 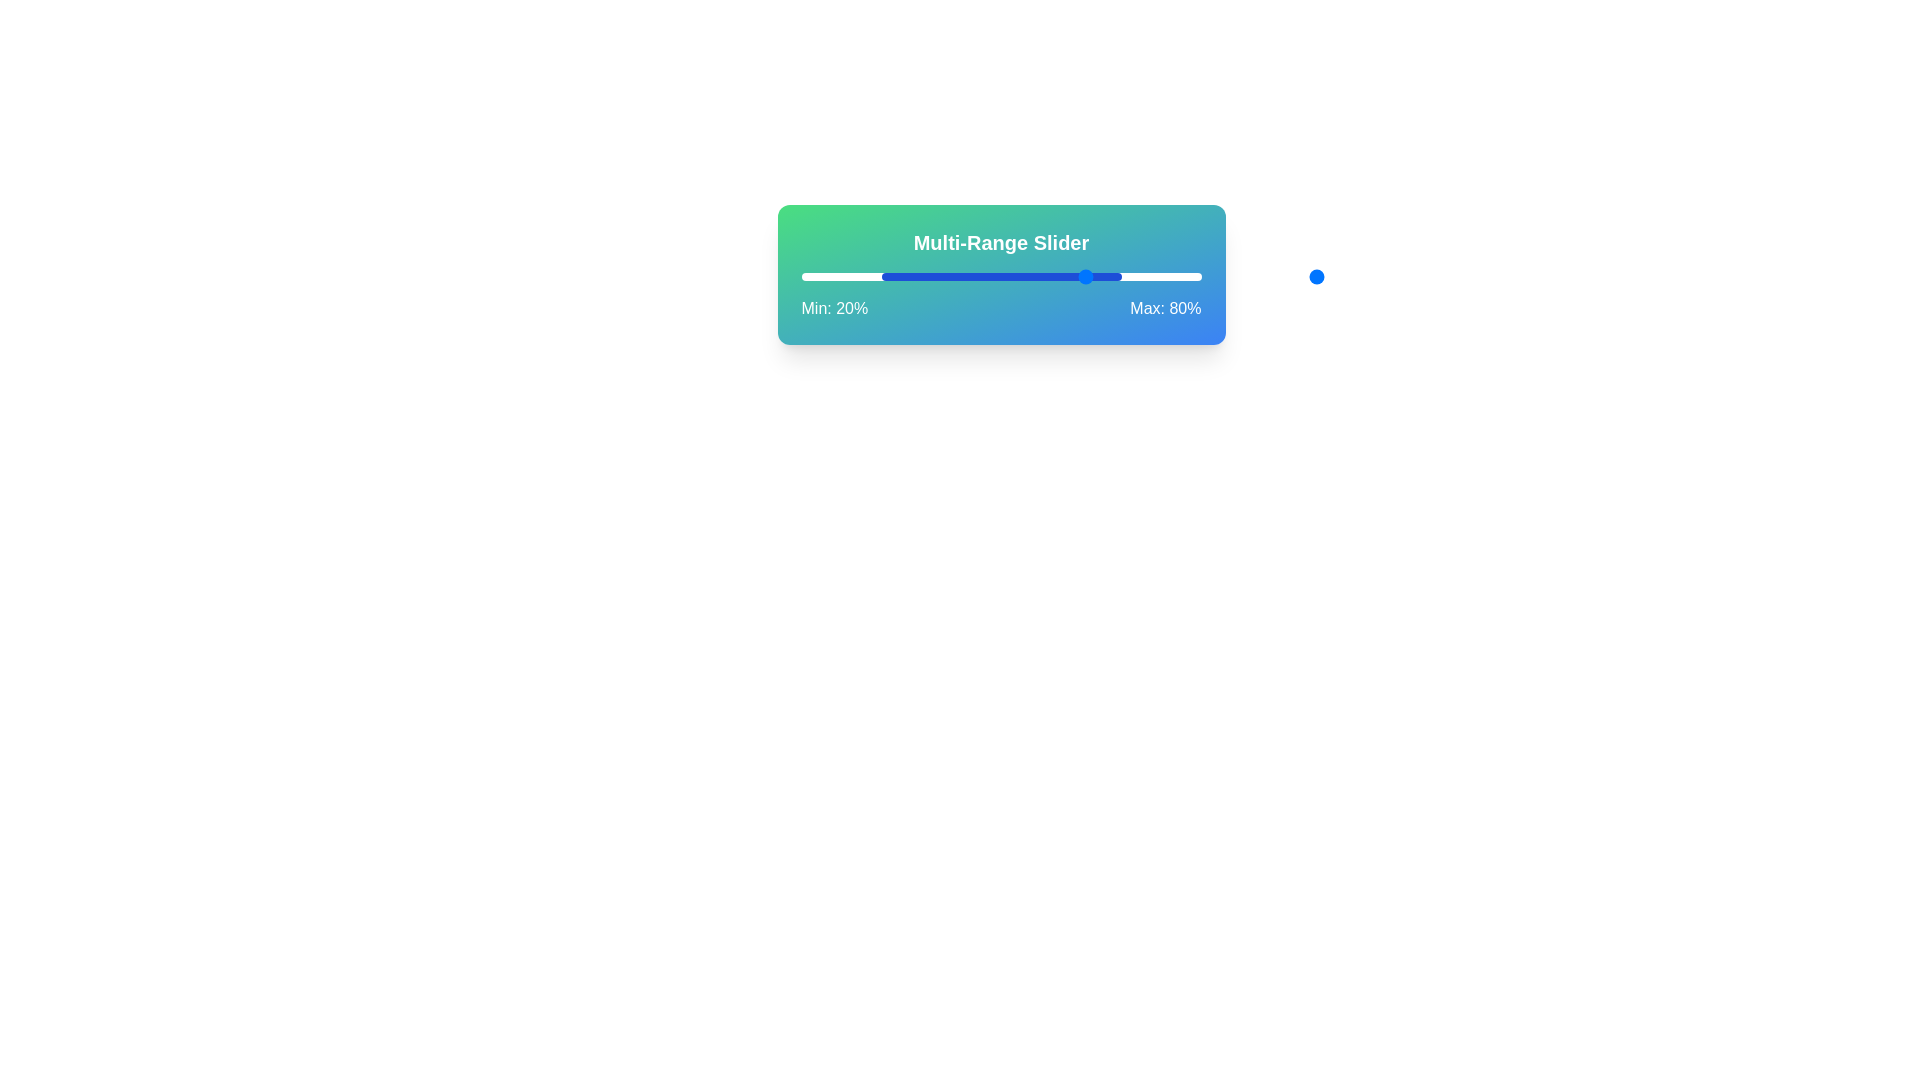 I want to click on the text display element that shows 'Min: 20%' and 'Max: 80%' within a gradient green-to-blue background, located below the 'Multi-Range Slider' title, so click(x=1001, y=308).